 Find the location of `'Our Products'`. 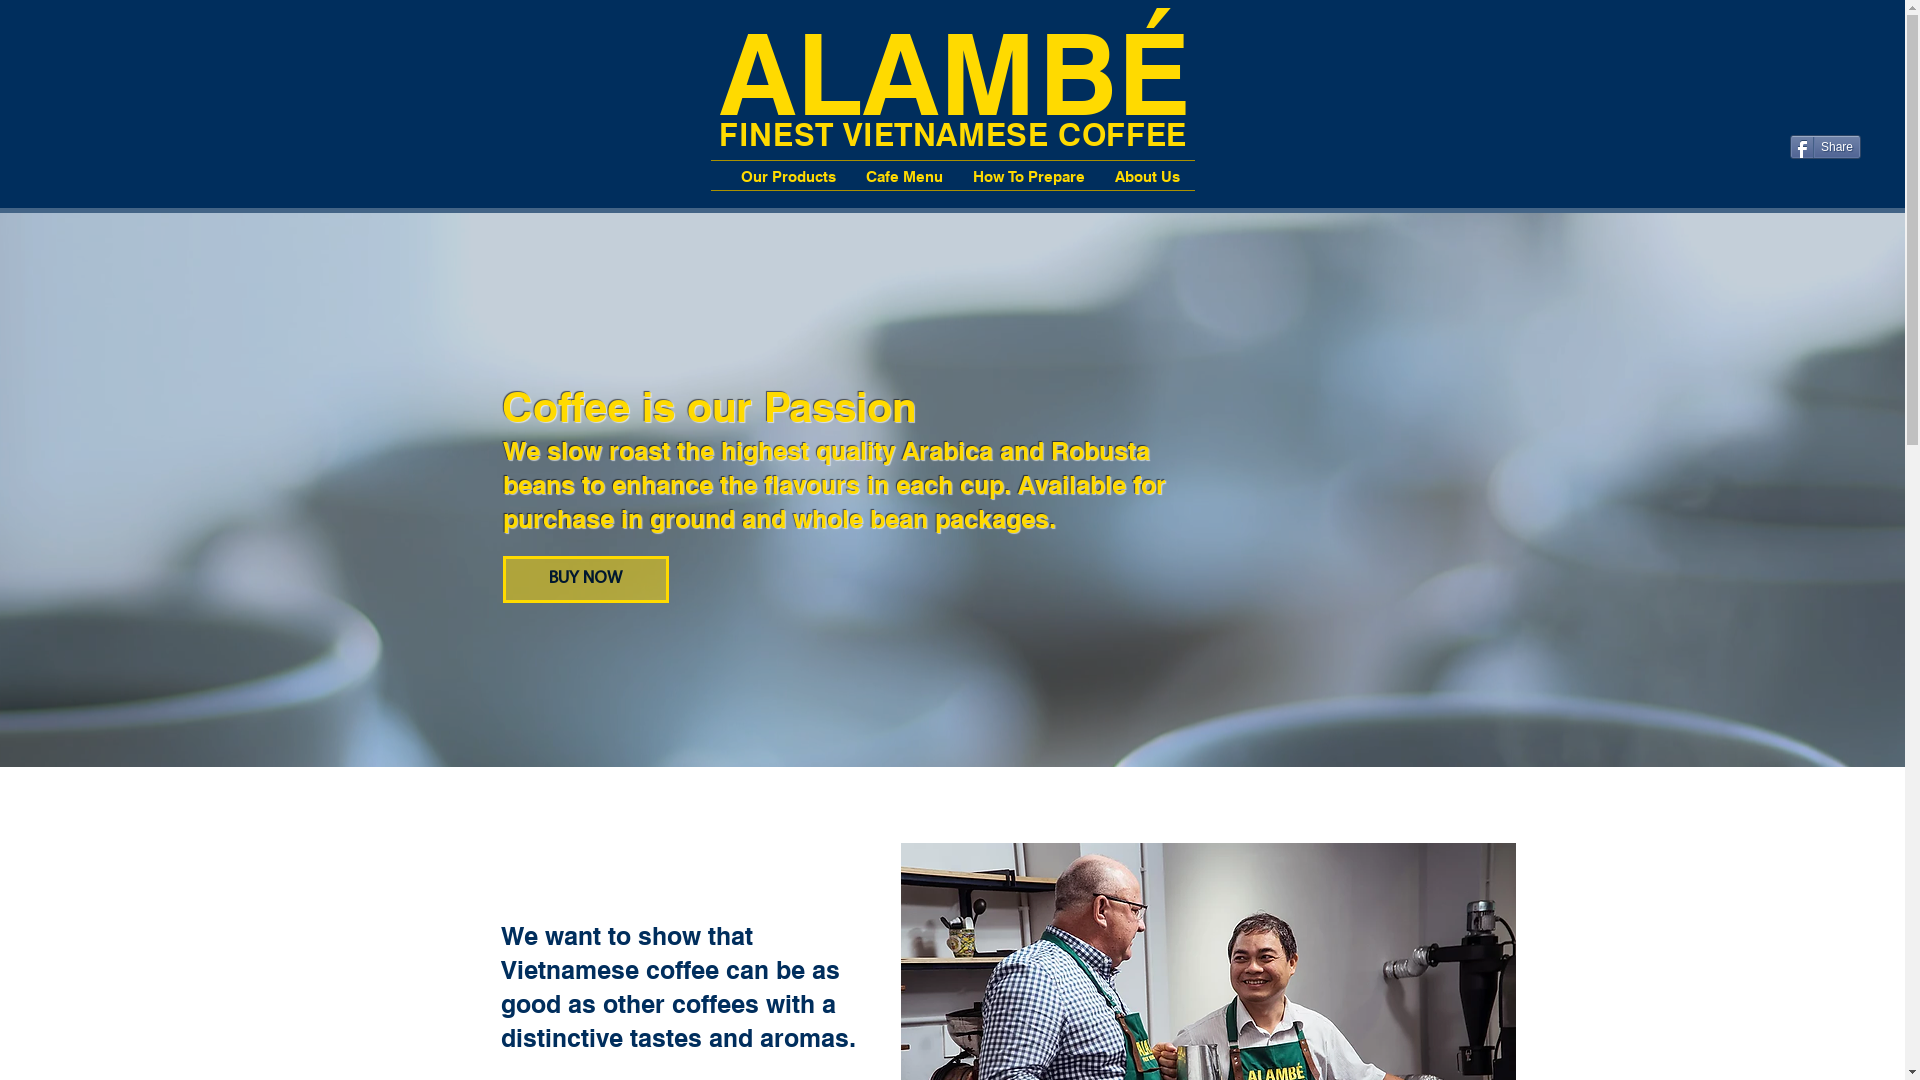

'Our Products' is located at coordinates (787, 173).